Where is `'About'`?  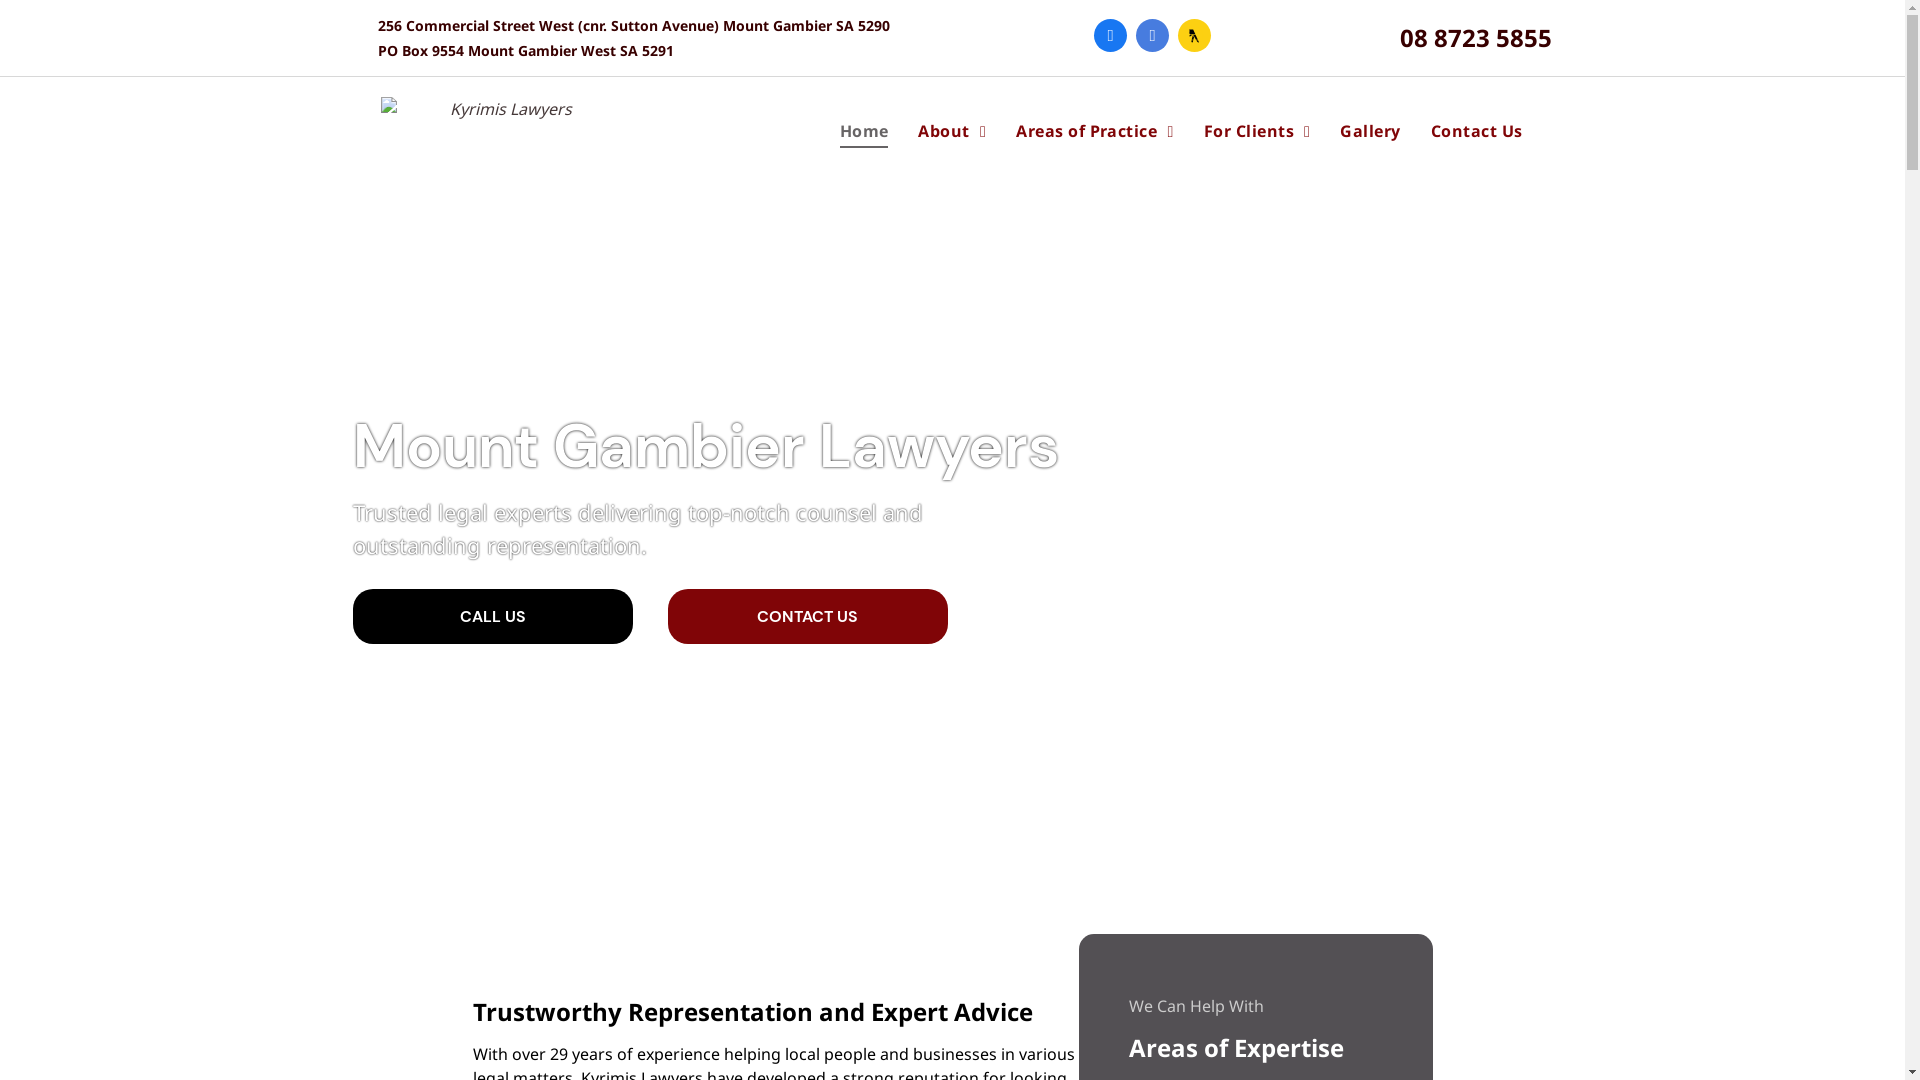 'About' is located at coordinates (950, 131).